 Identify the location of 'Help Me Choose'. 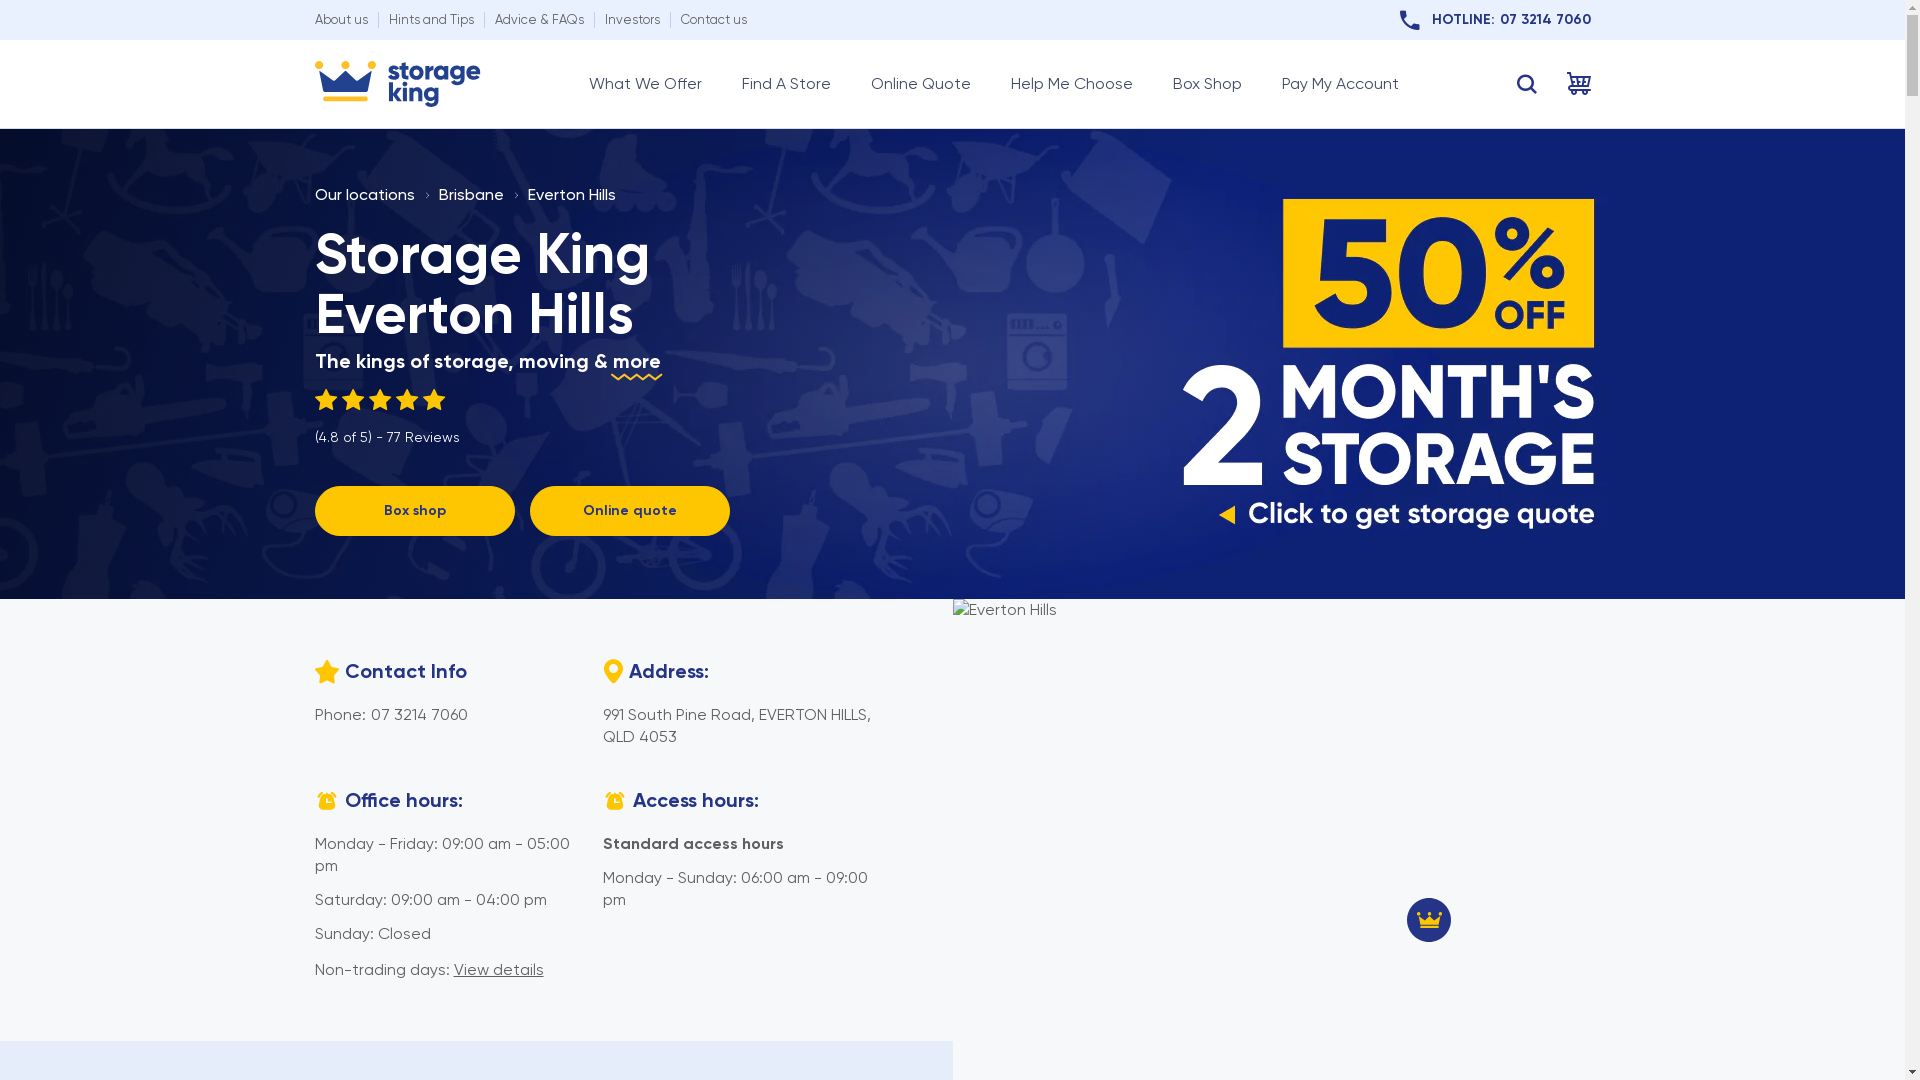
(1009, 83).